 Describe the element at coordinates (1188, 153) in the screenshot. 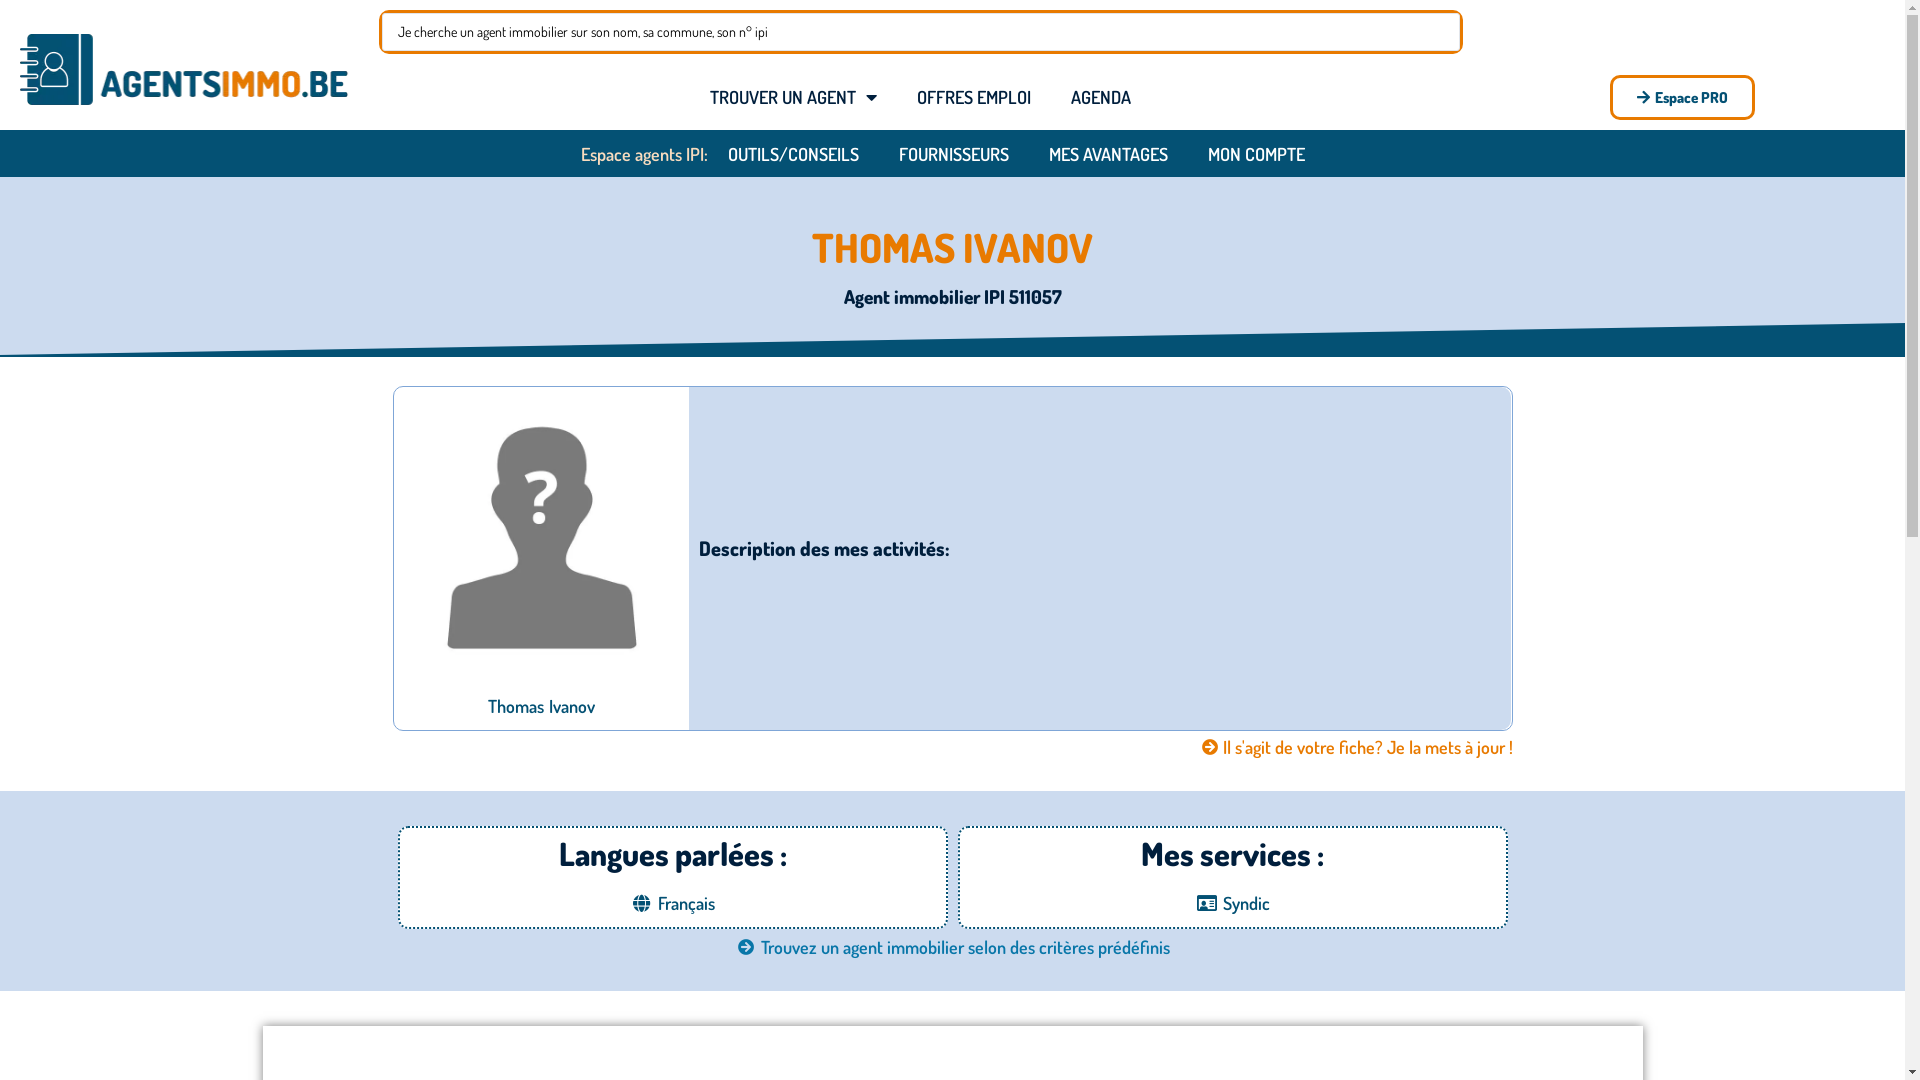

I see `'MON COMPTE'` at that location.